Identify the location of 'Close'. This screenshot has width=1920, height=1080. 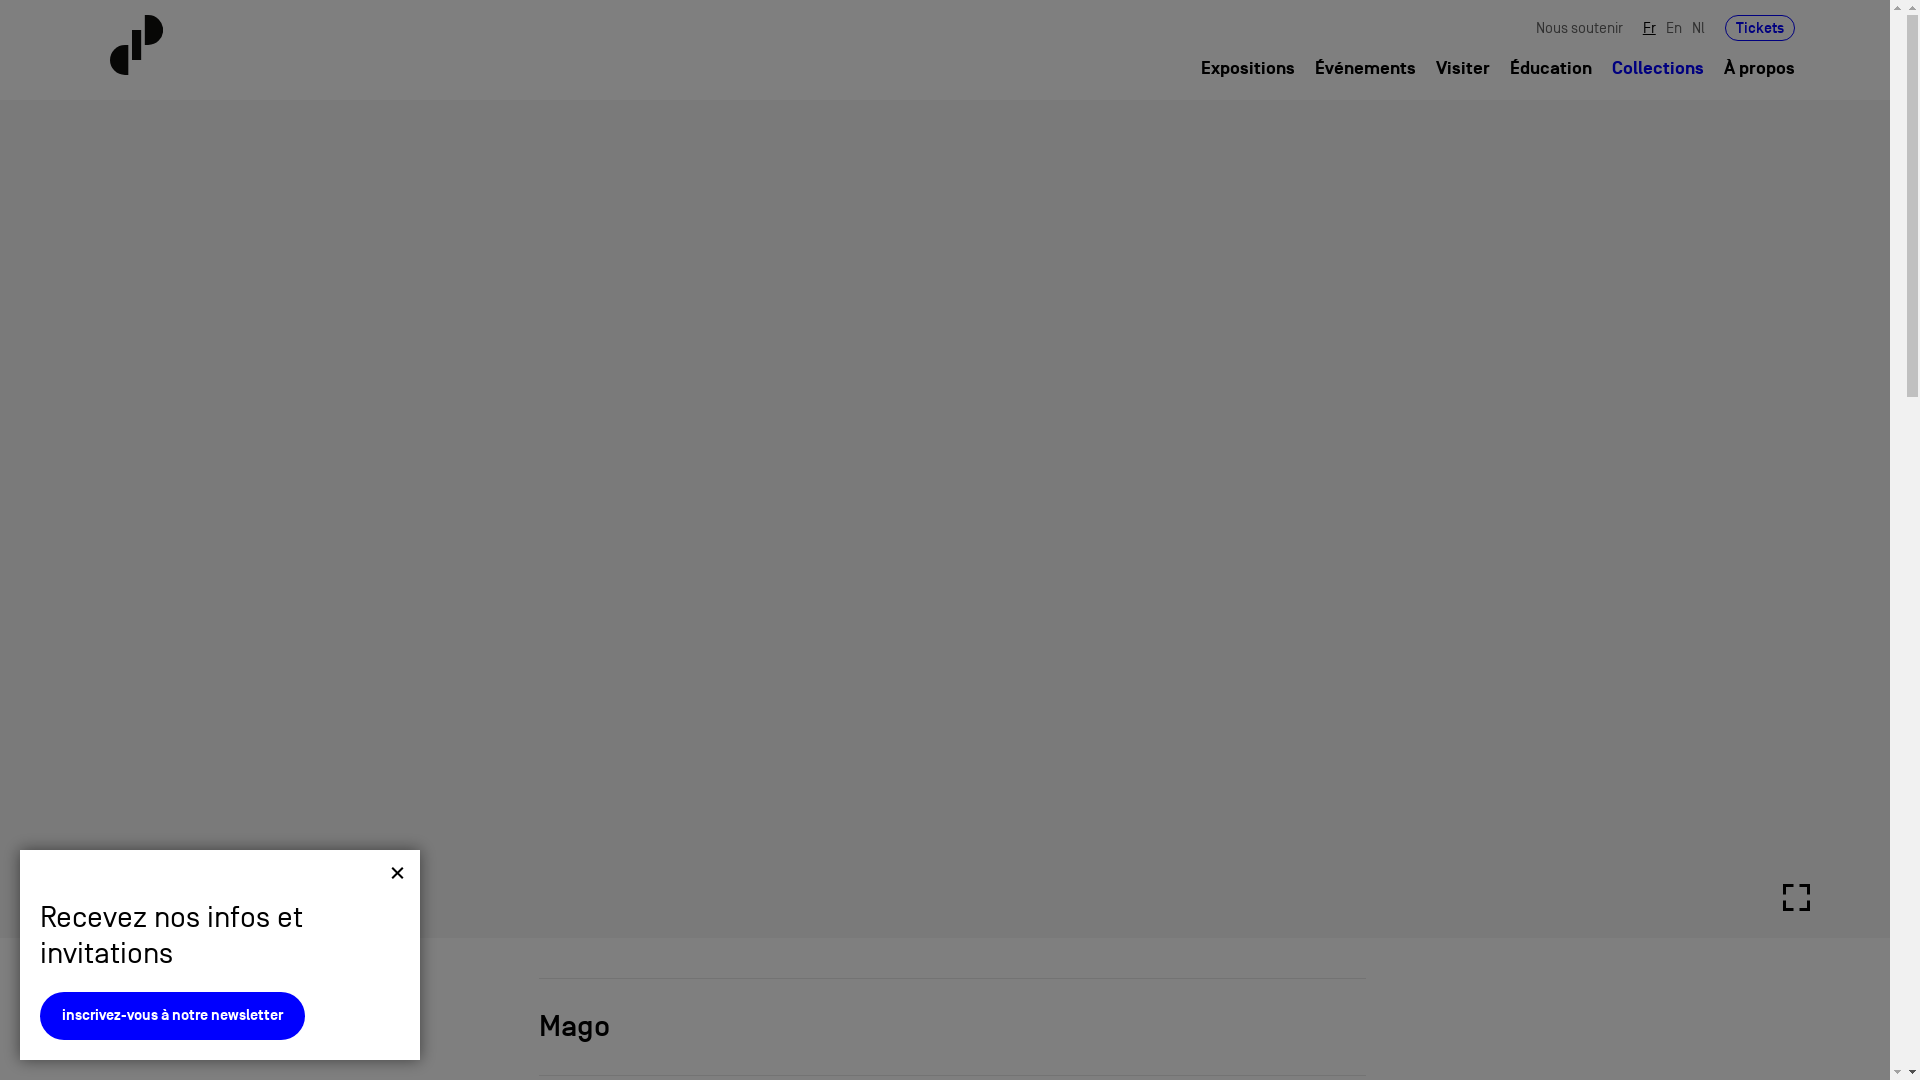
(389, 884).